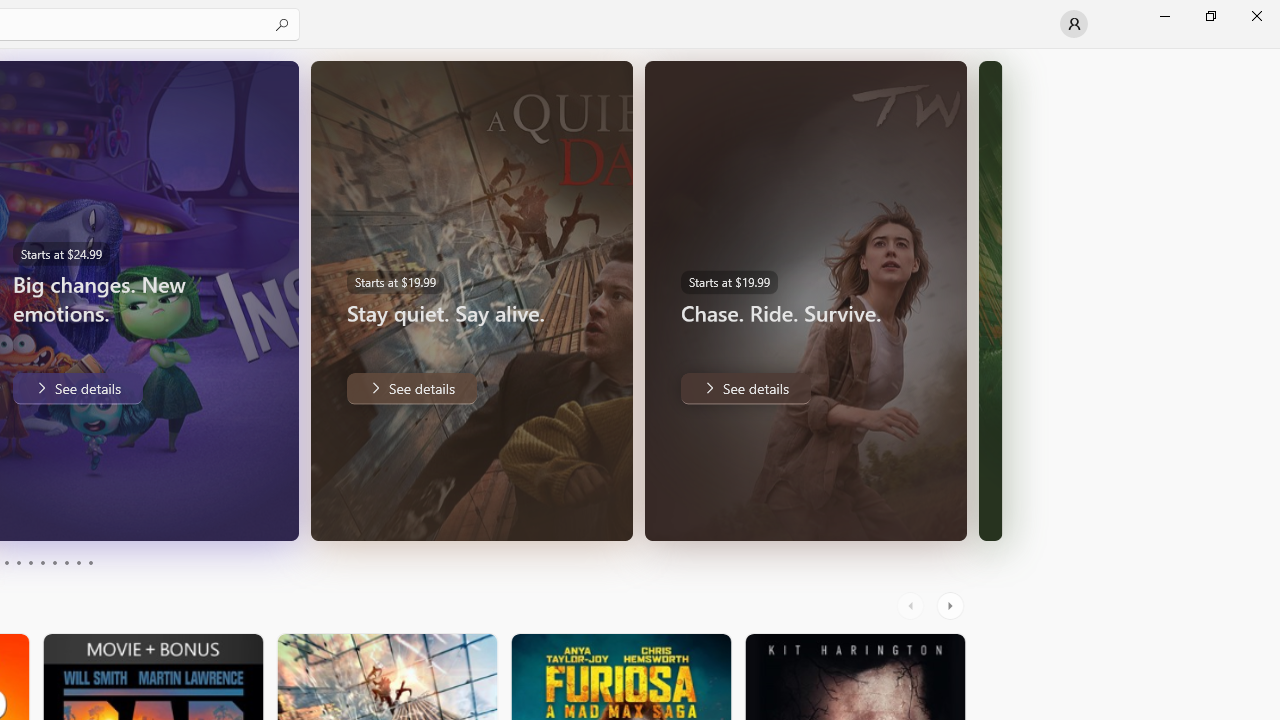  Describe the element at coordinates (951, 605) in the screenshot. I see `'AutomationID: RightScrollButton'` at that location.